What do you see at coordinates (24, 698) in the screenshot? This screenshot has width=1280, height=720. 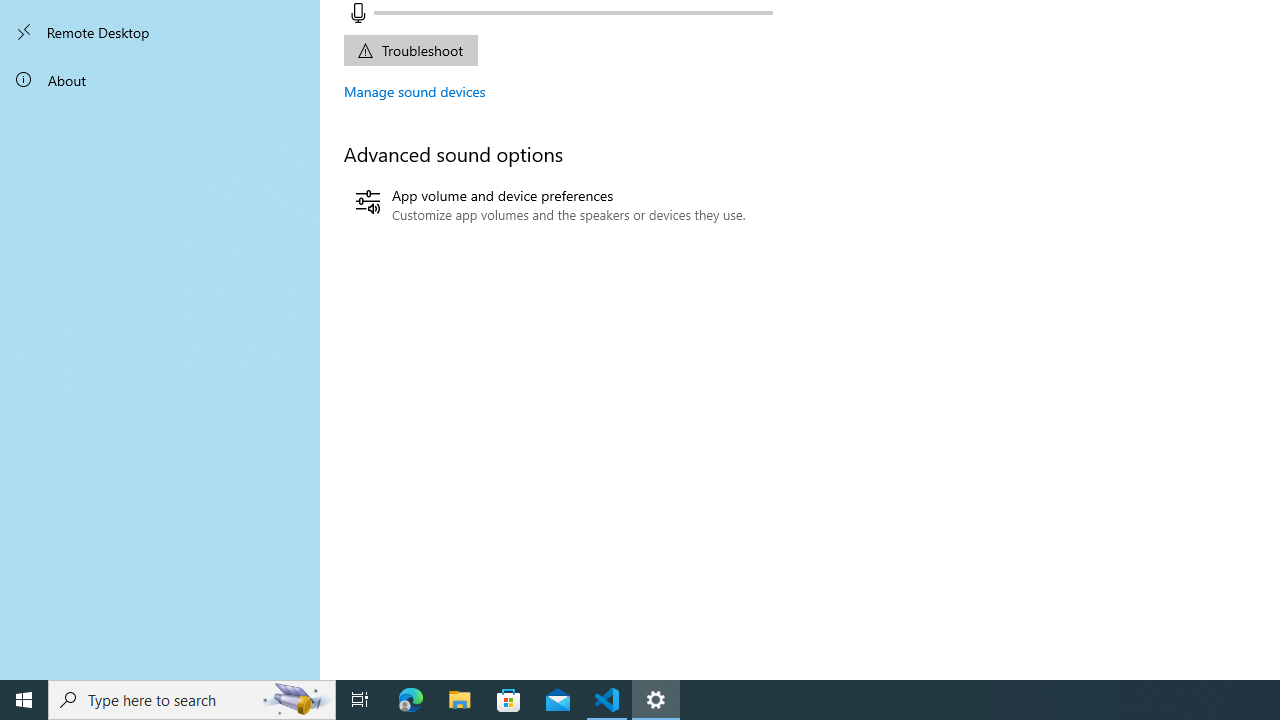 I see `'Start'` at bounding box center [24, 698].